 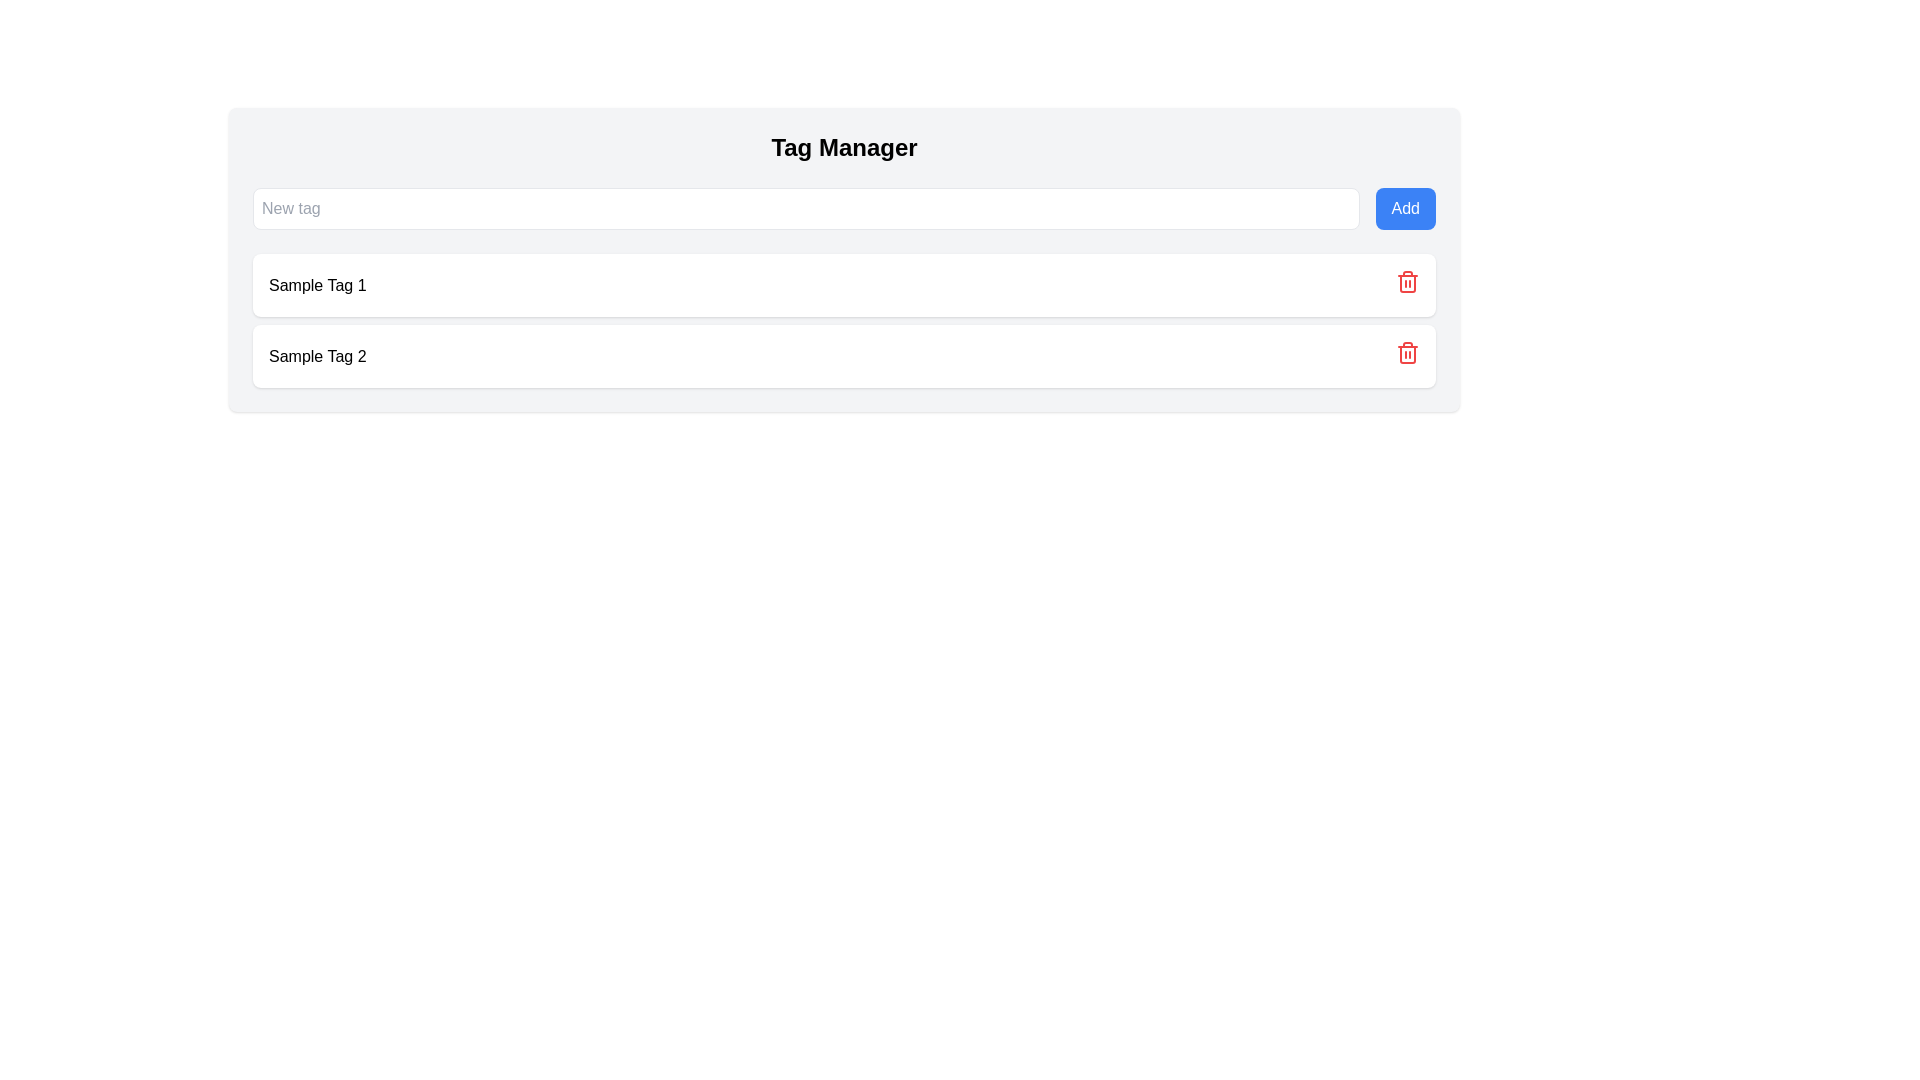 What do you see at coordinates (1406, 285) in the screenshot?
I see `the delete button positioned to the right of the list item 'Sample Tag 1'` at bounding box center [1406, 285].